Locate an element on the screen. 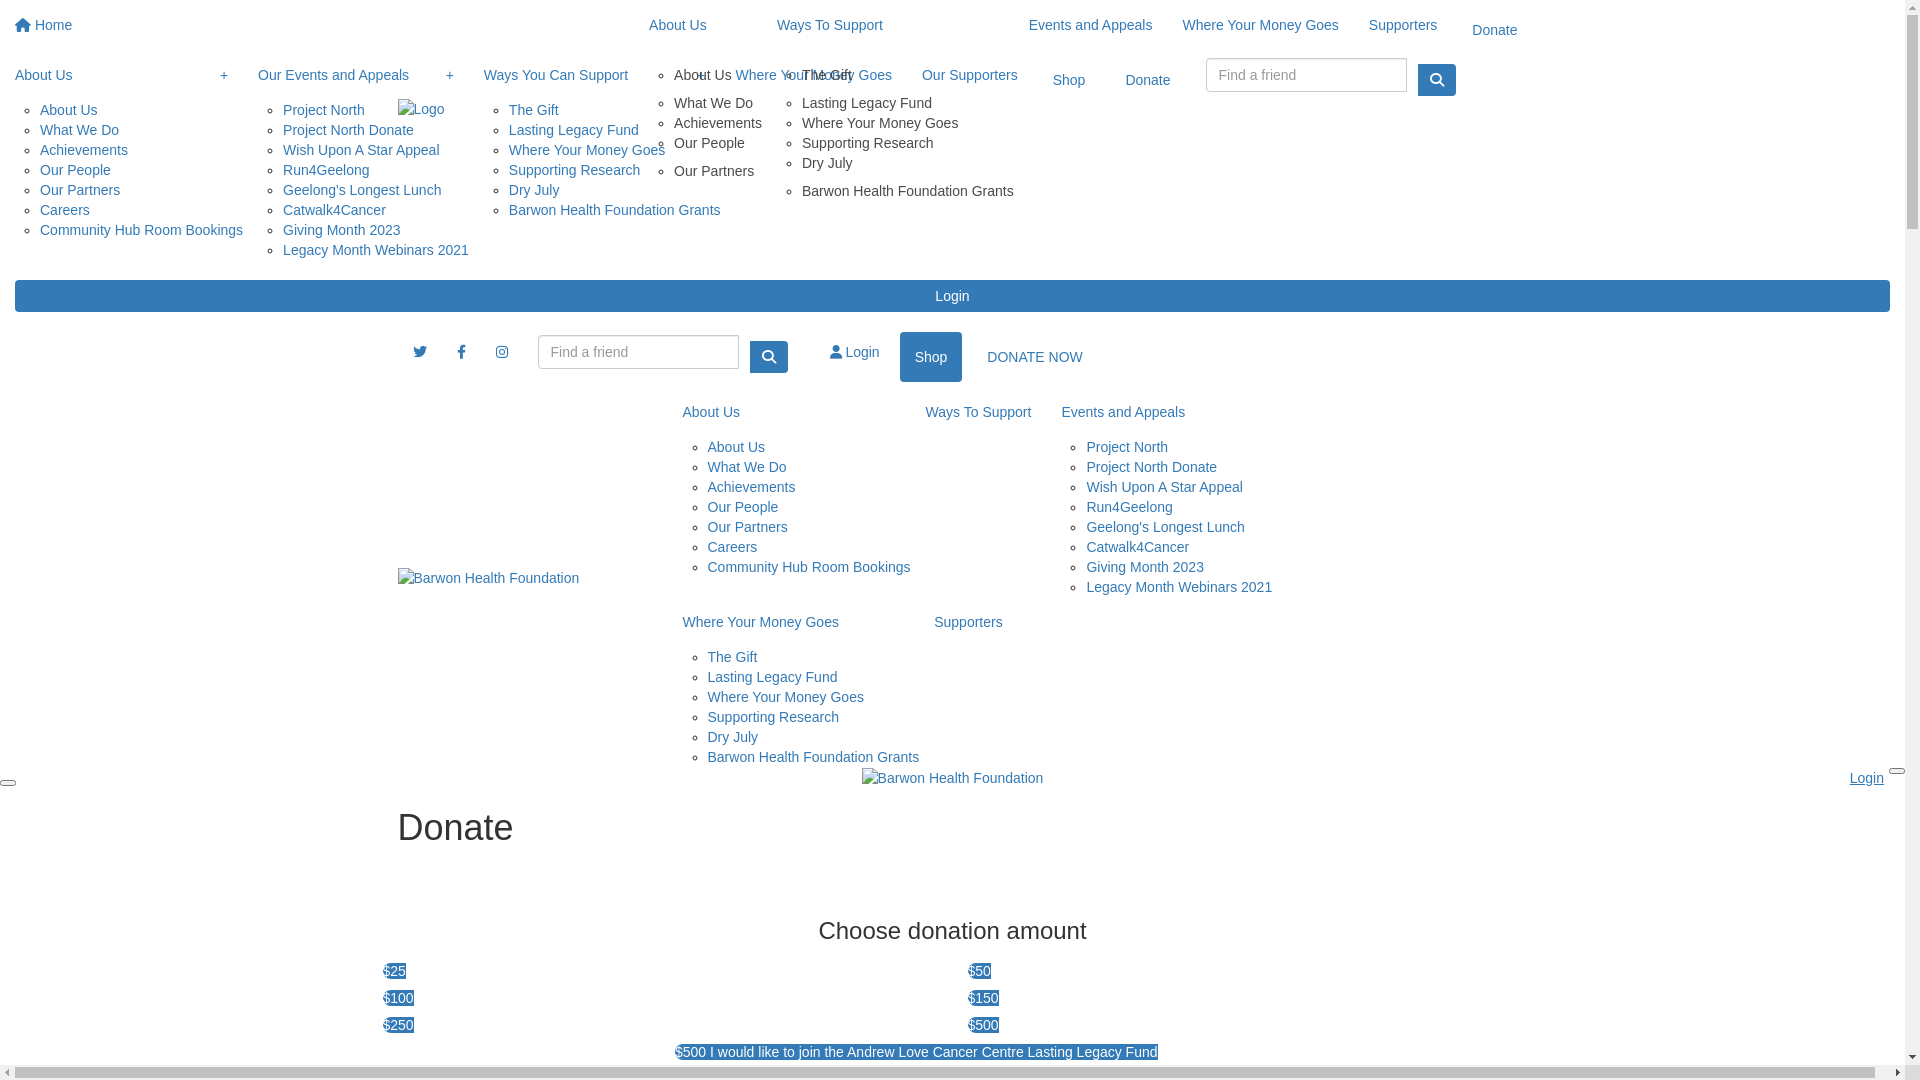 This screenshot has height=1080, width=1920. 'Legacy Month Webinars 2021' is located at coordinates (1179, 589).